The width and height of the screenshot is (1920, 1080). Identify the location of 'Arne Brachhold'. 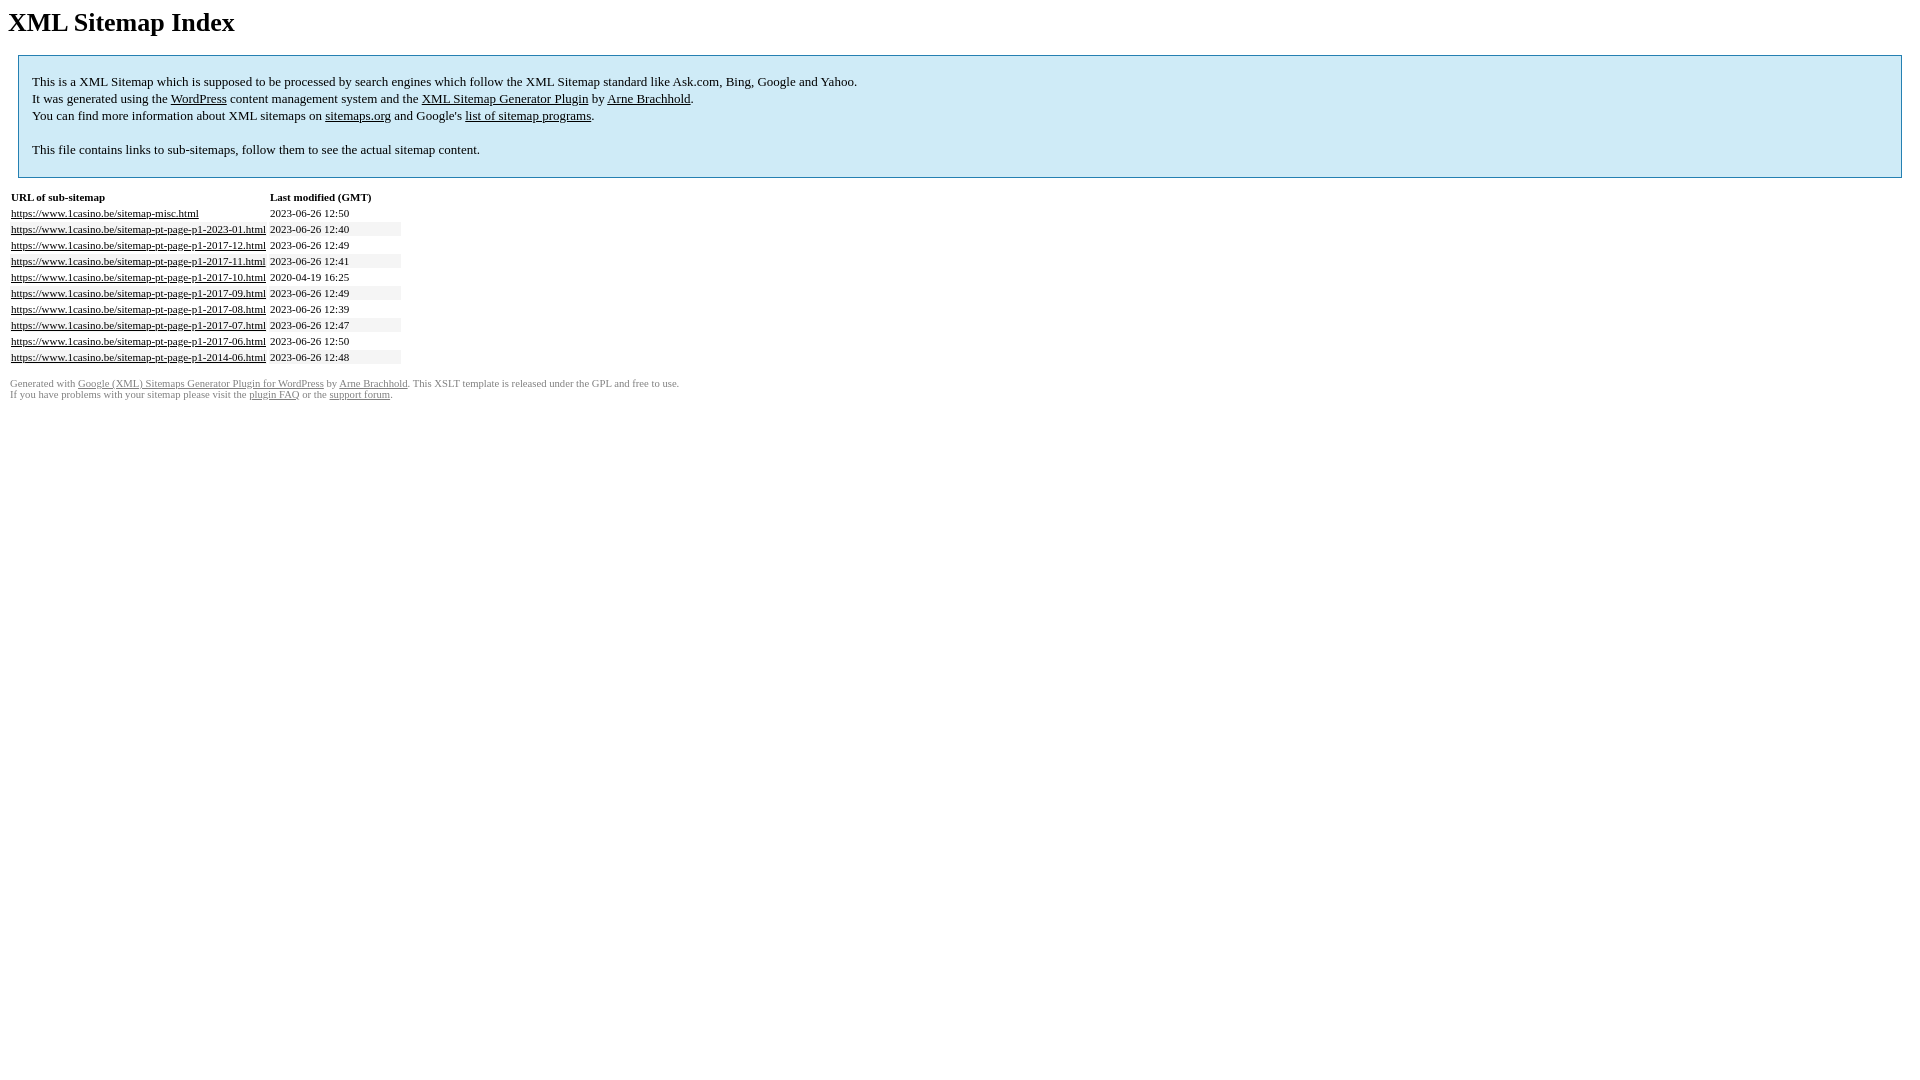
(605, 98).